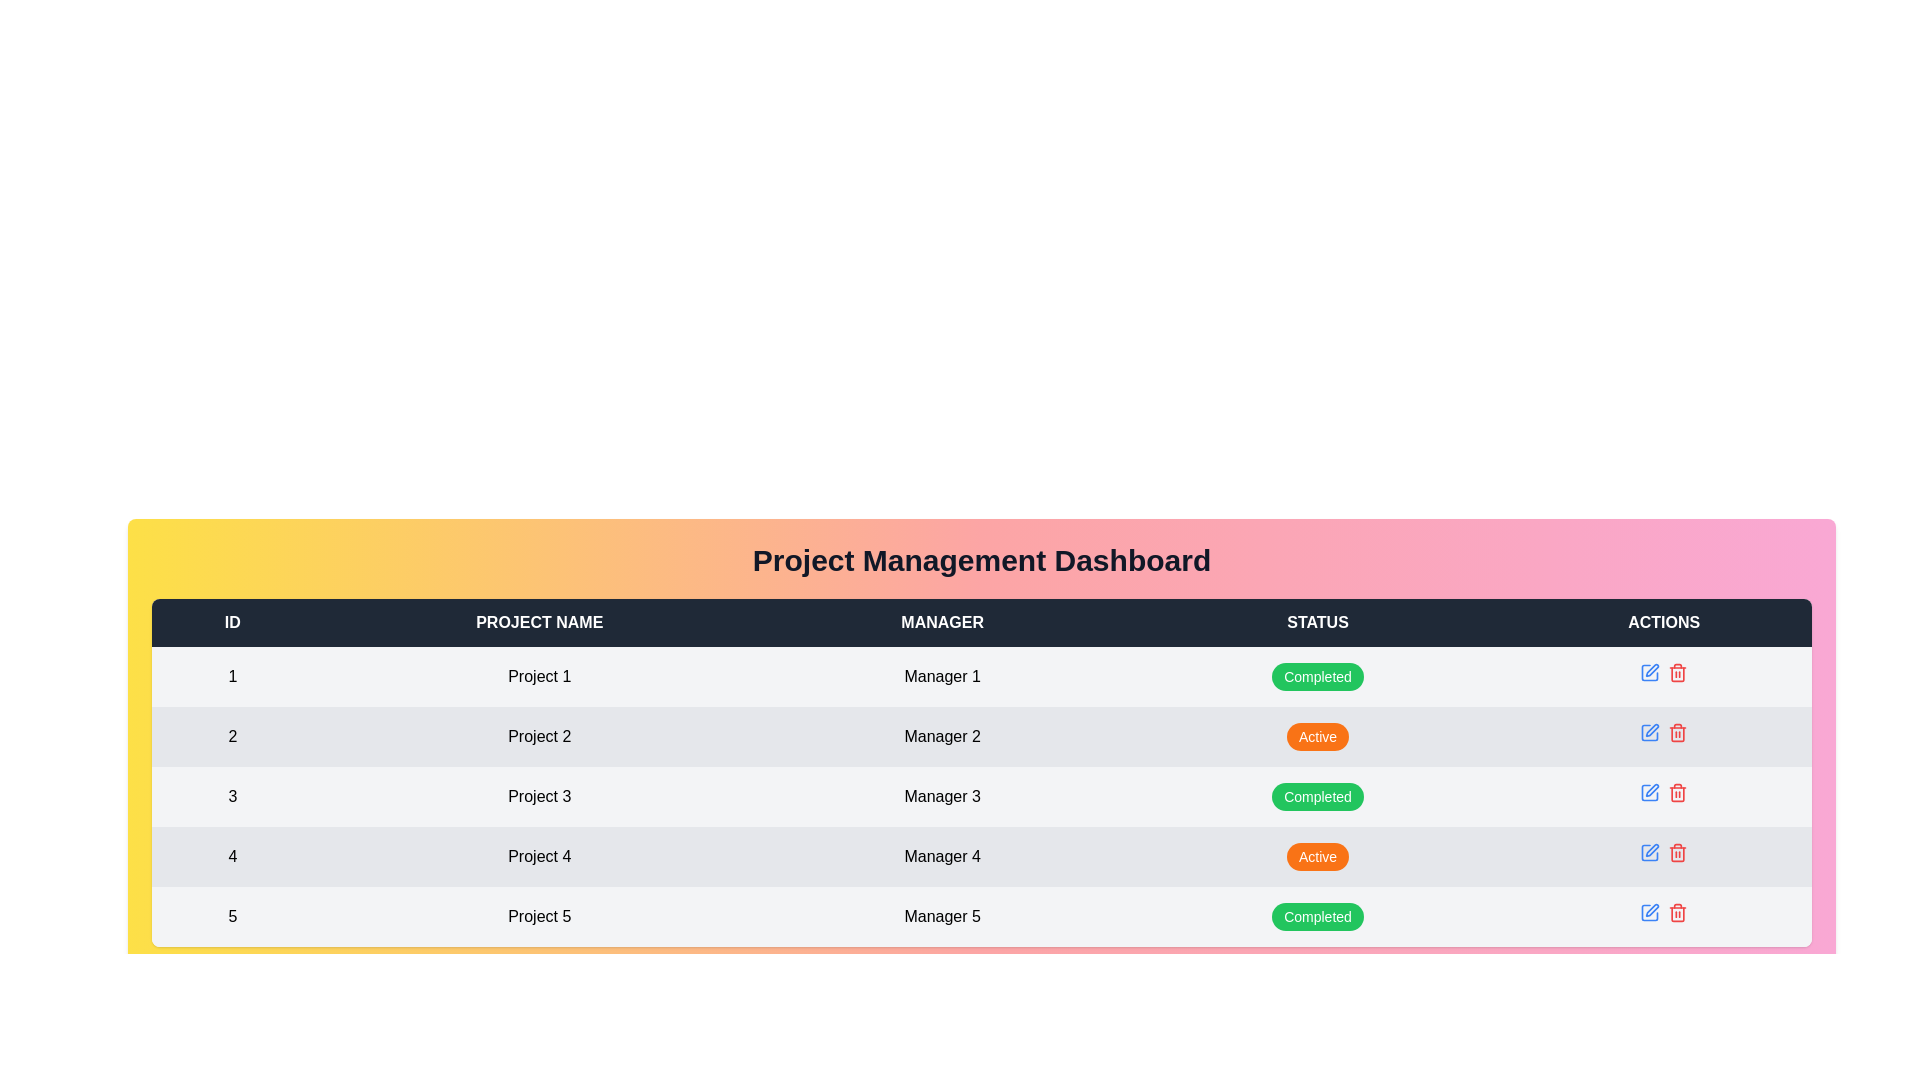 This screenshot has width=1920, height=1080. I want to click on text content of the static text label displaying 'Project 5' located in the fifth row of the table under the 'PROJECT NAME' column, so click(539, 917).